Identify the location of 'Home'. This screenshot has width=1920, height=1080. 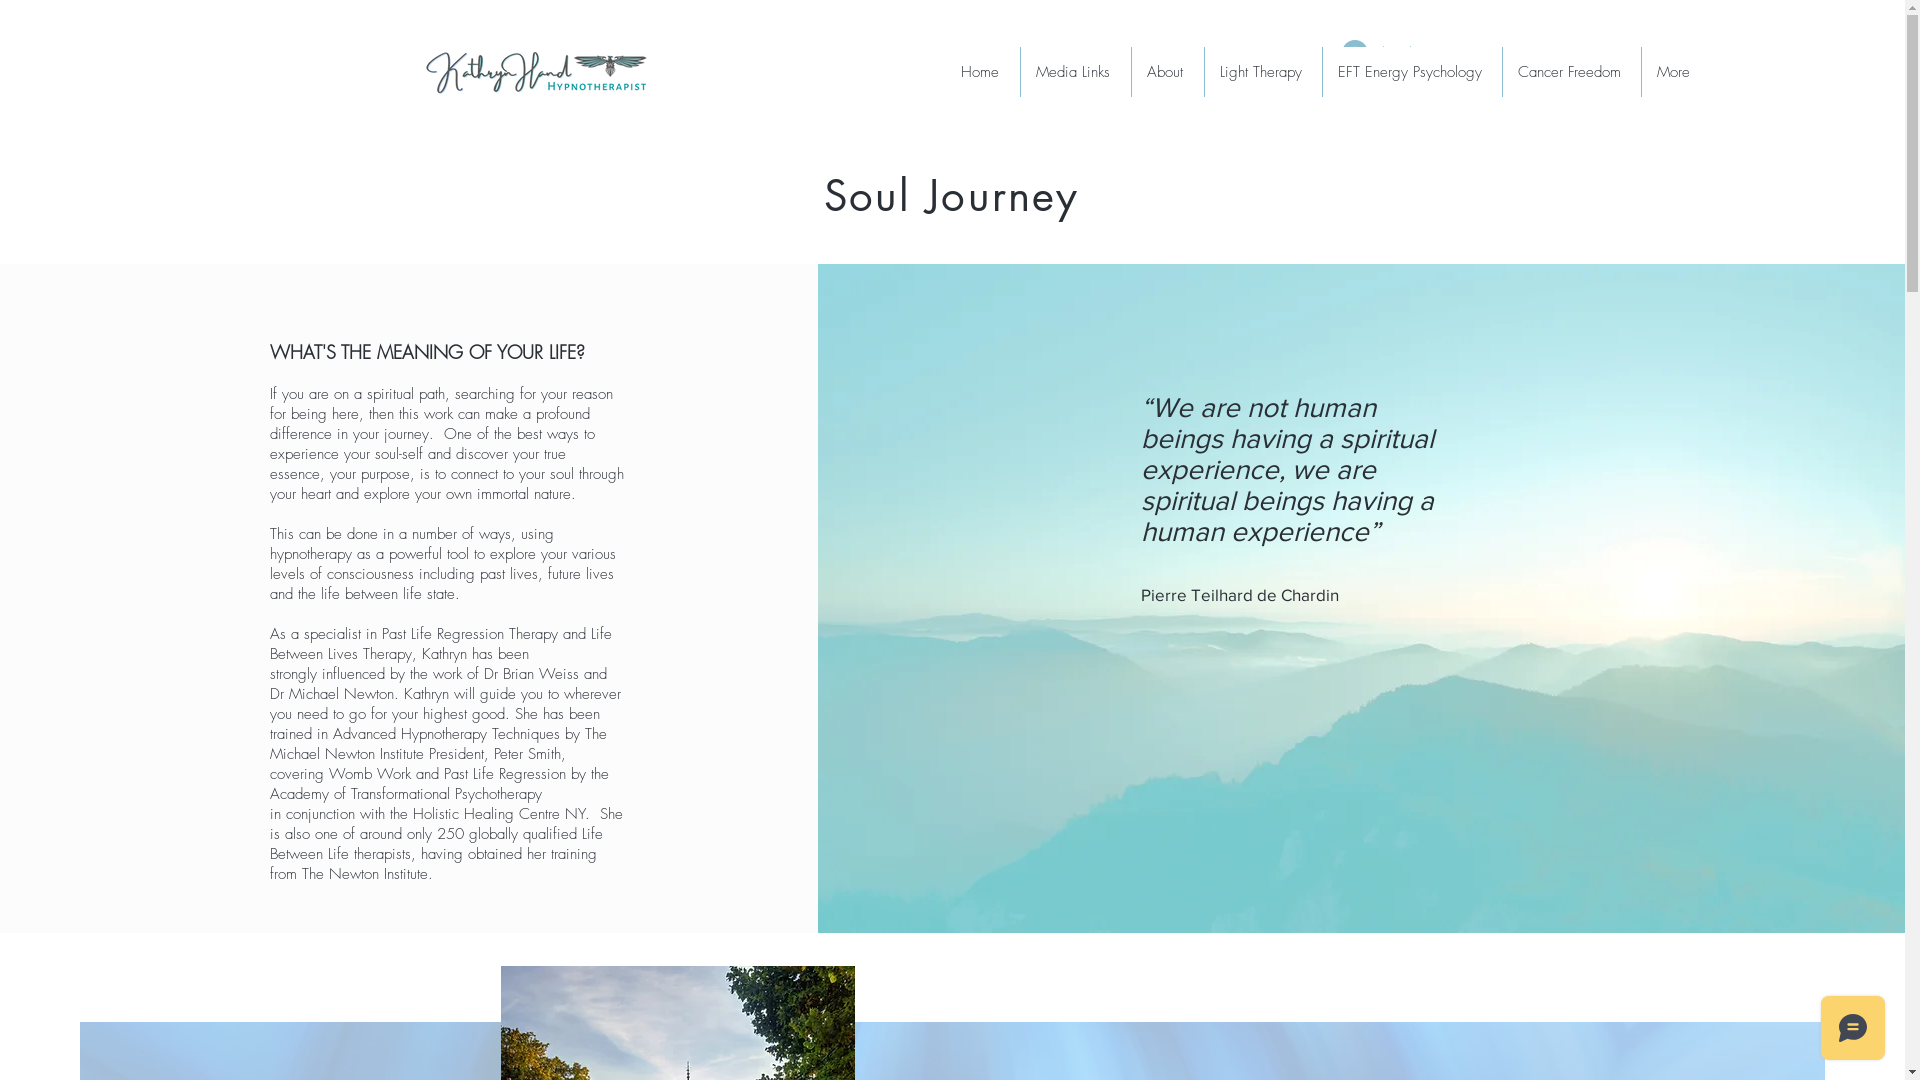
(944, 71).